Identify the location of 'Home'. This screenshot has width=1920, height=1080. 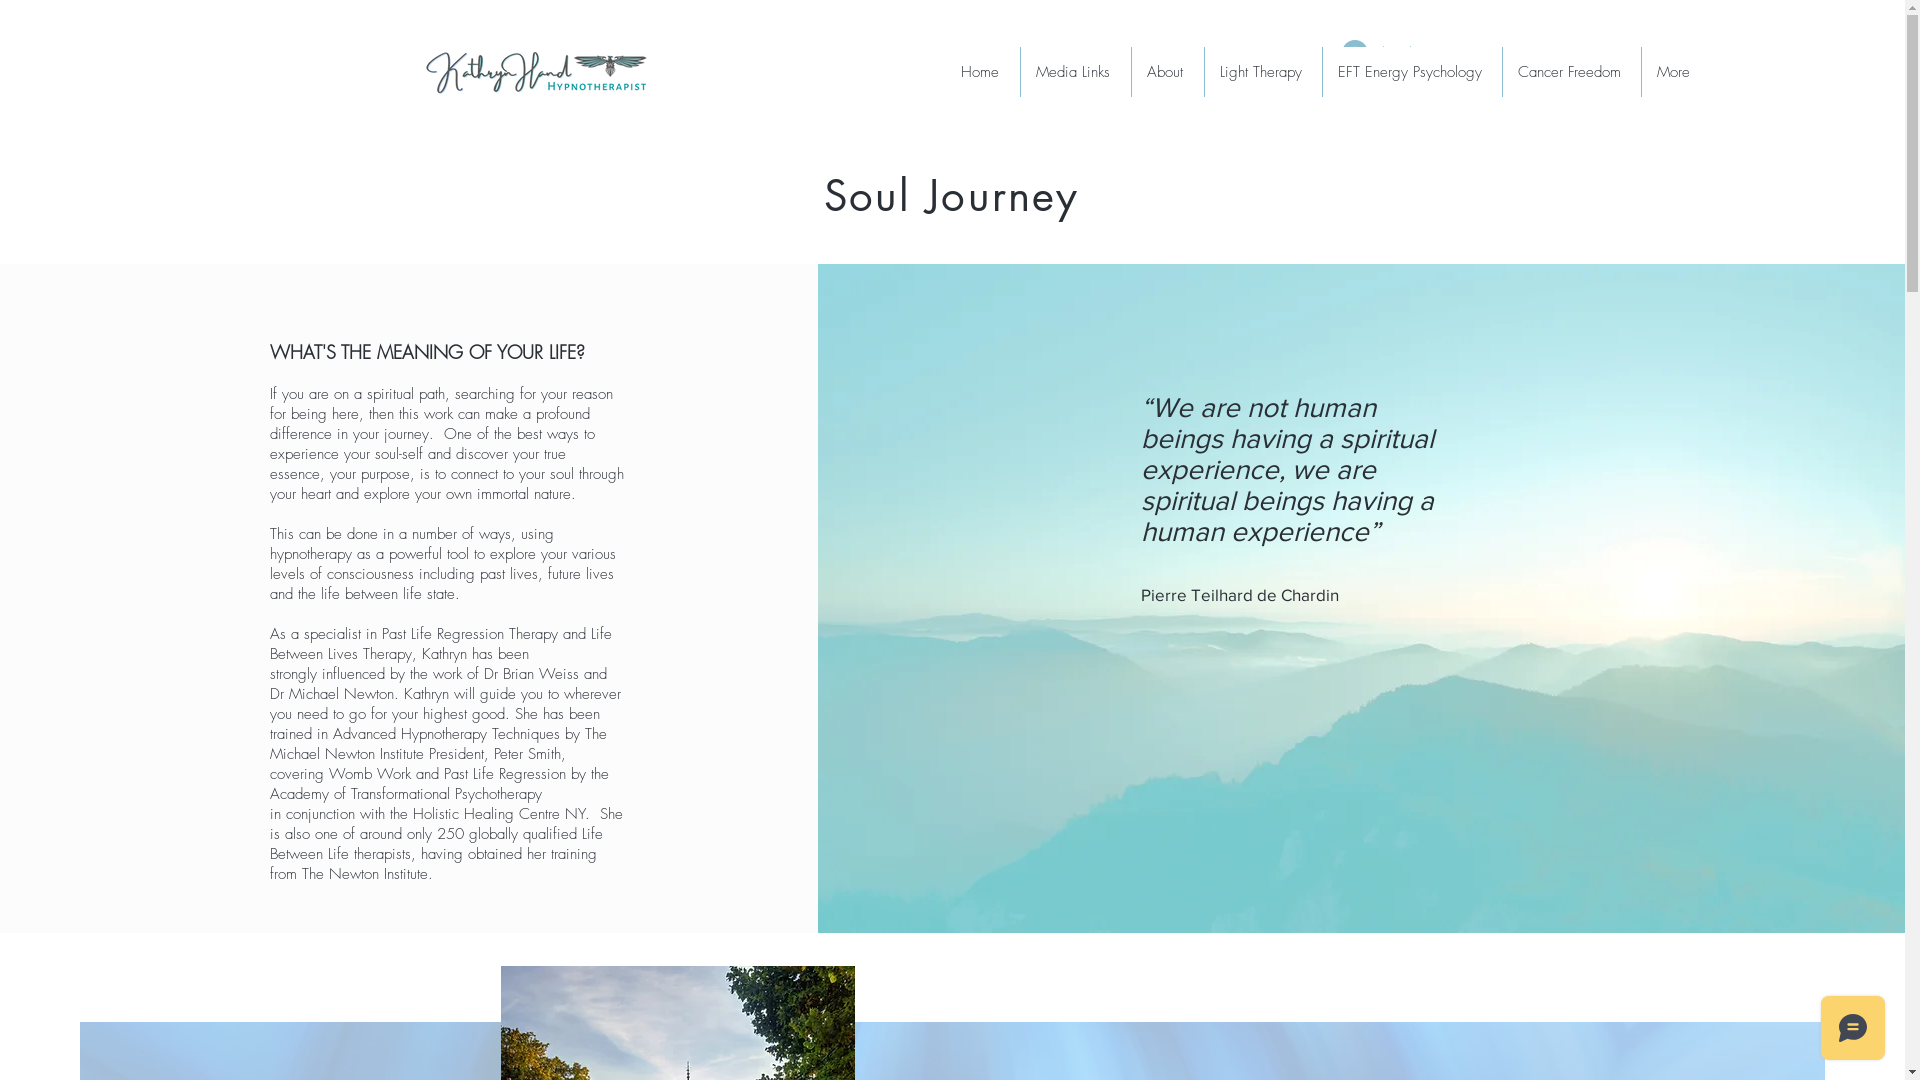
(944, 71).